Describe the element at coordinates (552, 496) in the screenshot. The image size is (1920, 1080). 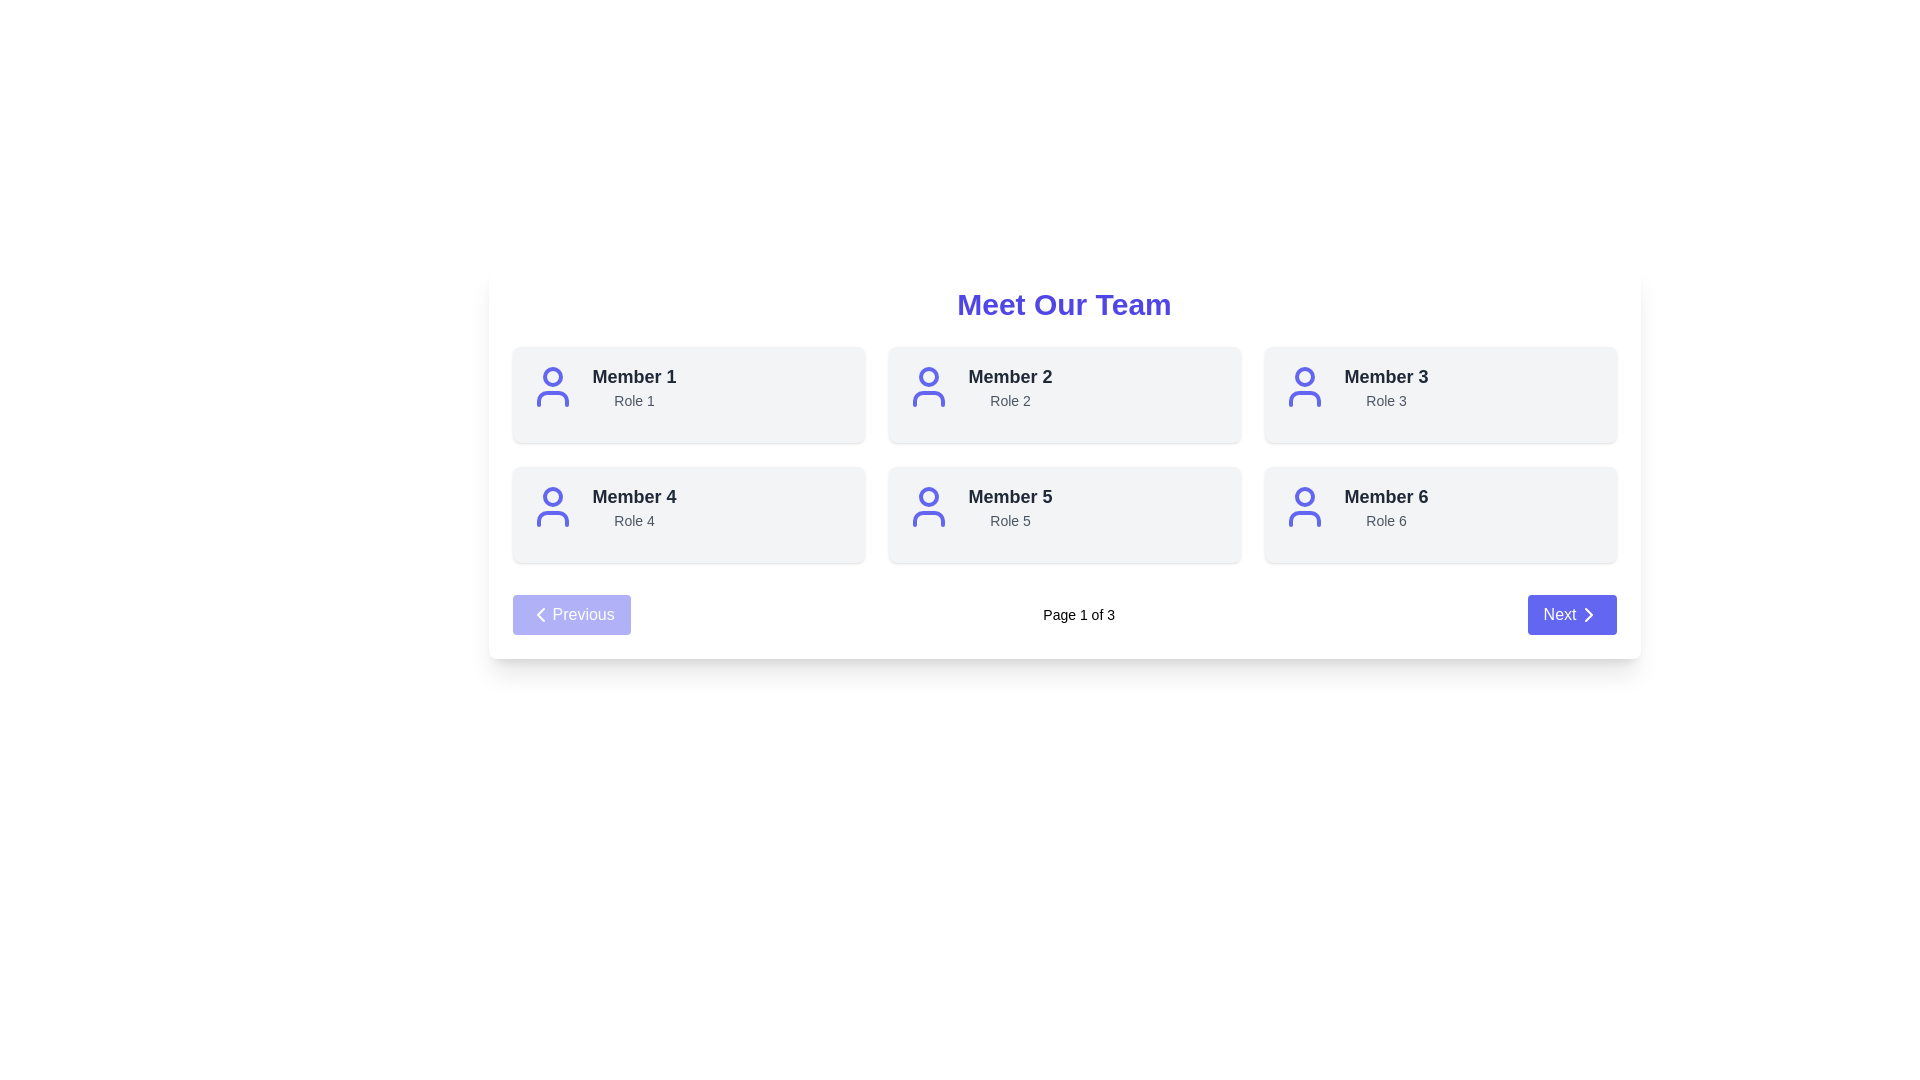
I see `the circular graphic element representing the head component of the user profile icon for 'Member 4, Role 4' in the lower-left corner of the grid layout` at that location.